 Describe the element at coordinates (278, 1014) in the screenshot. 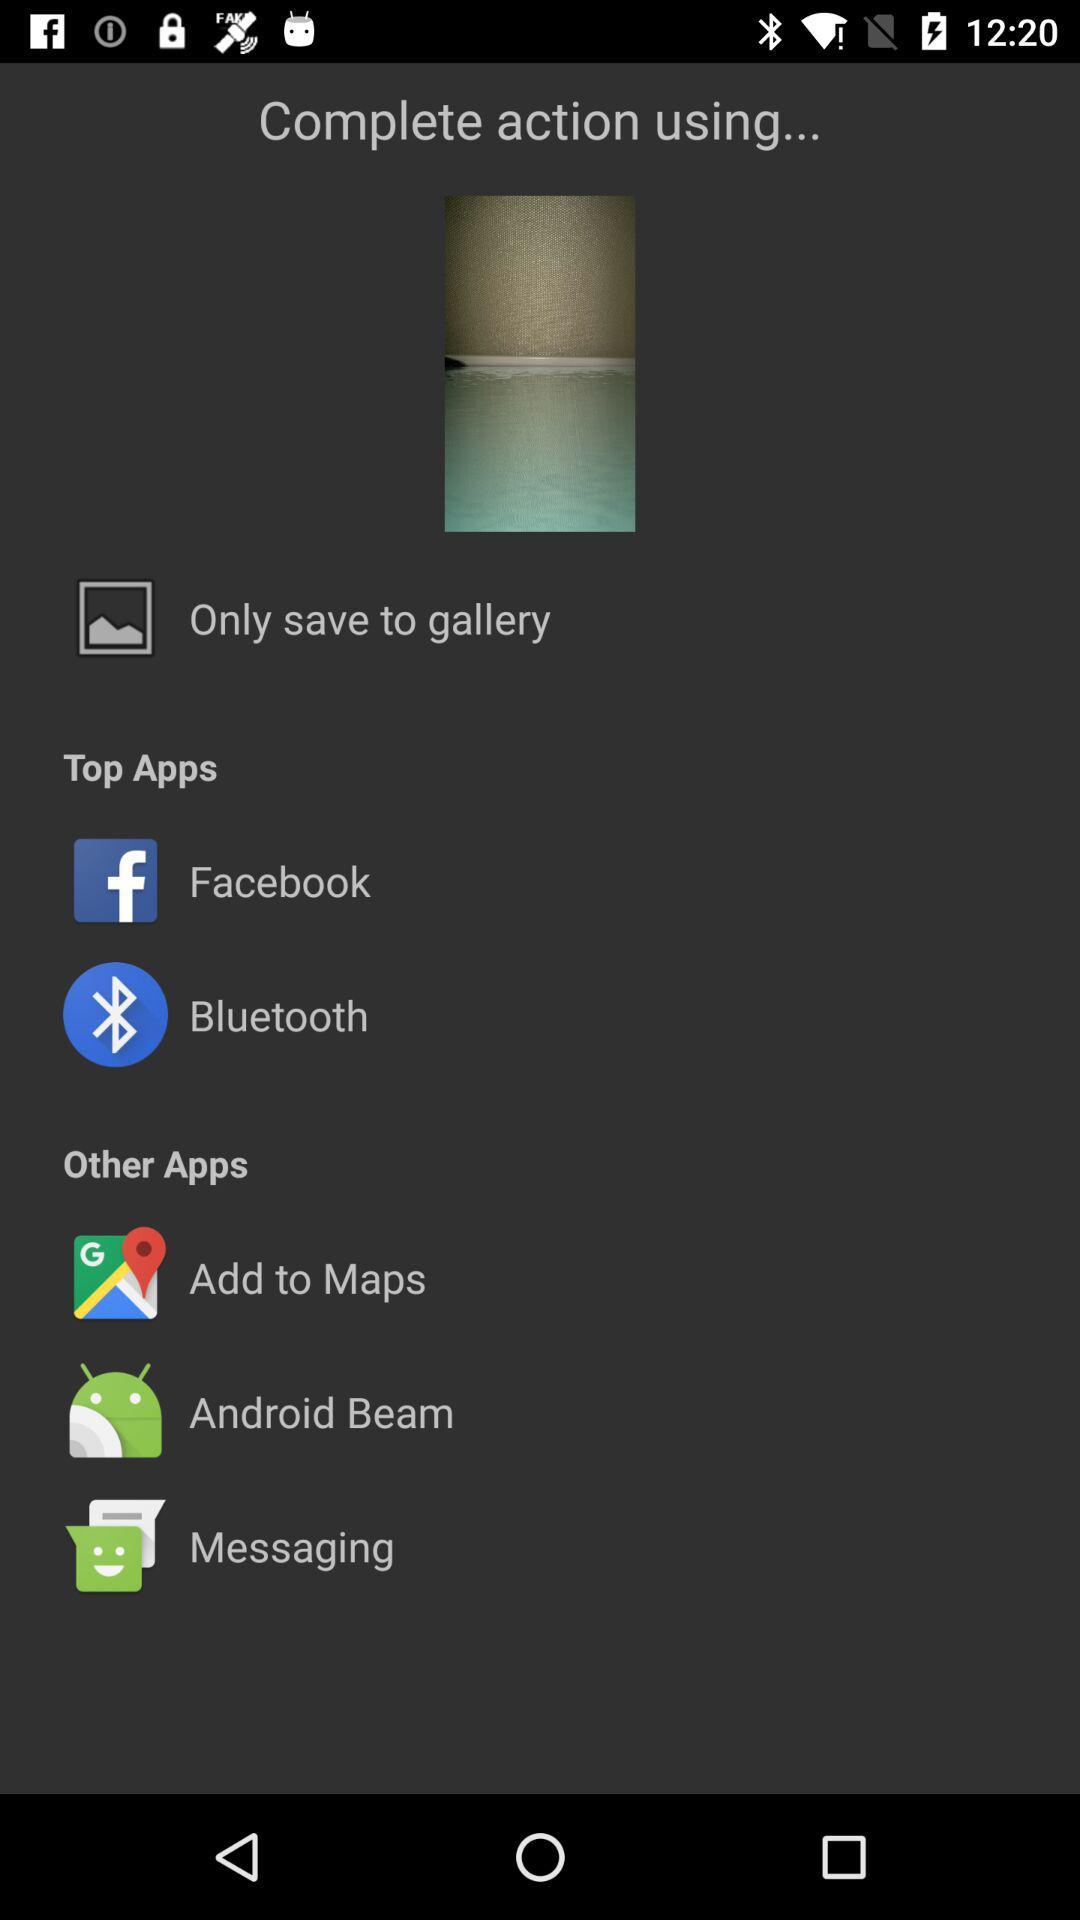

I see `the bluetooth app` at that location.